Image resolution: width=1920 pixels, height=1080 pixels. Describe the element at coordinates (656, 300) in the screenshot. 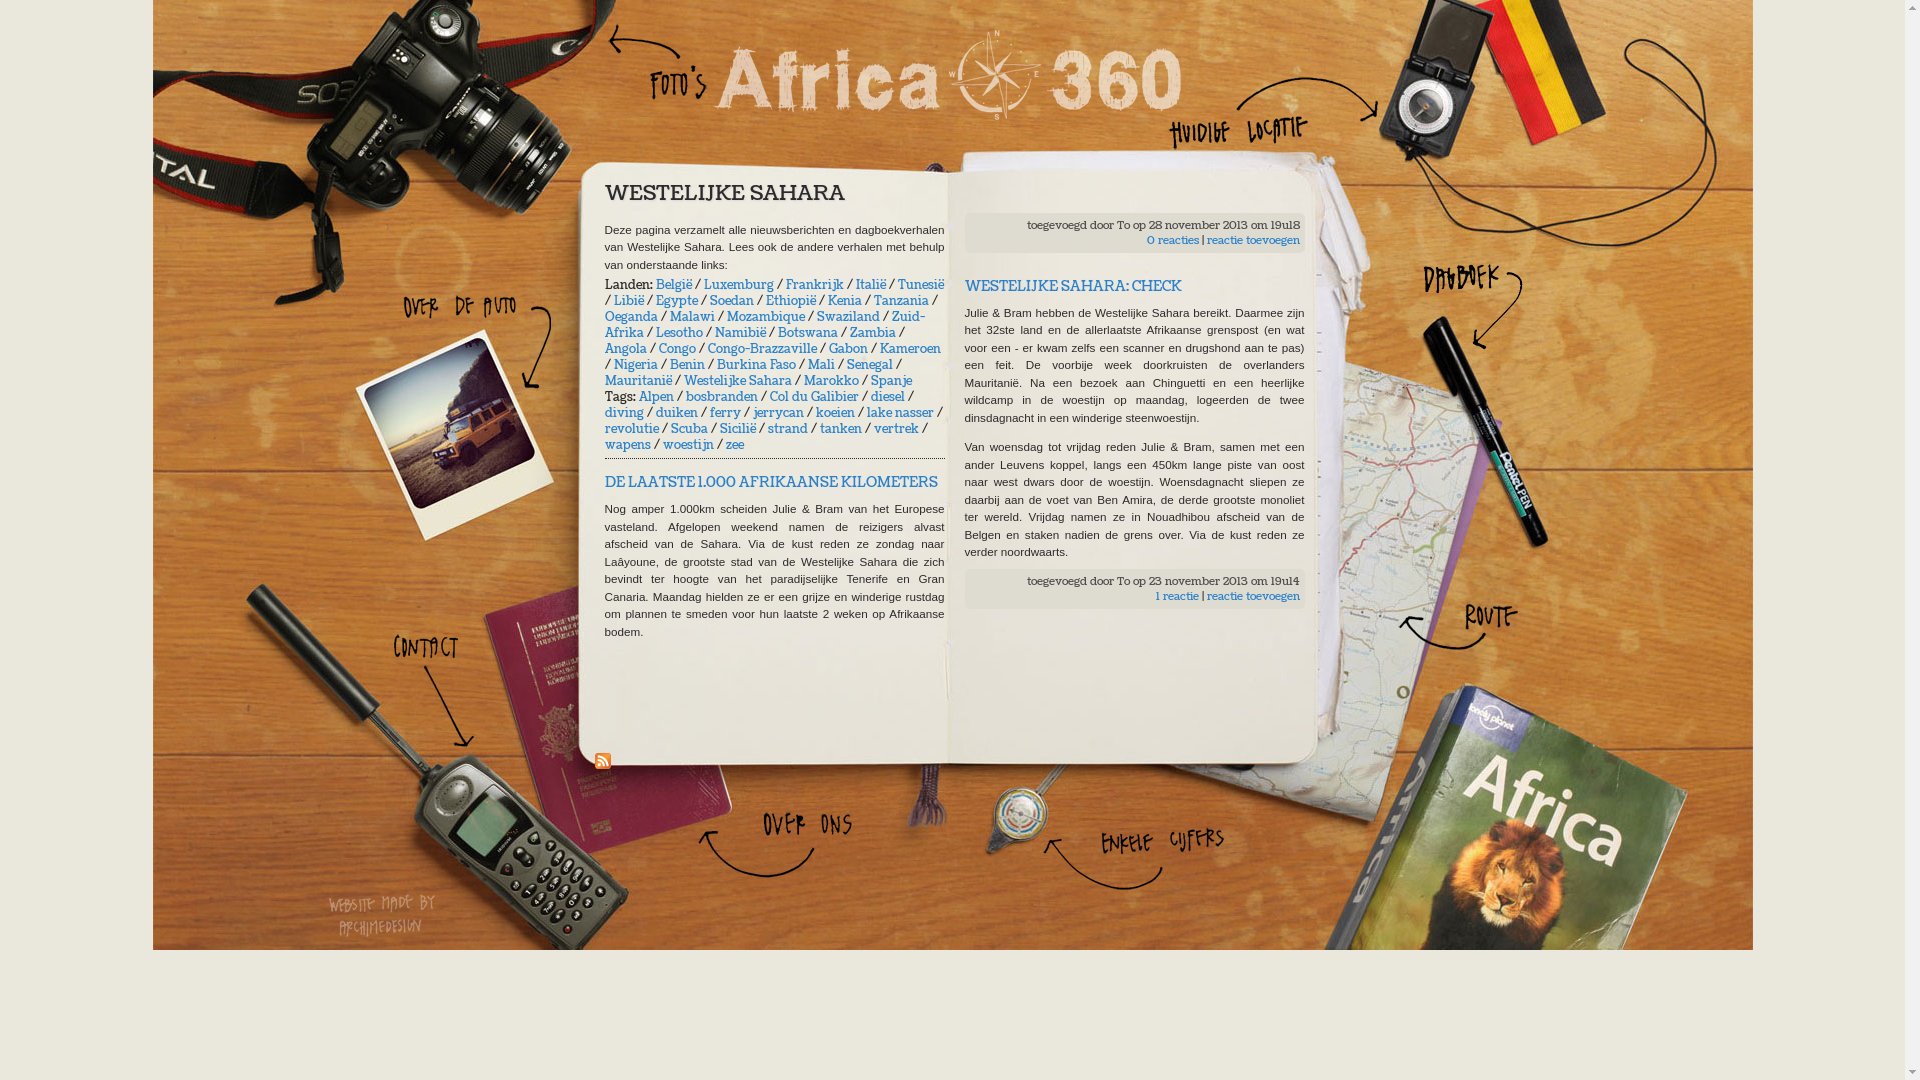

I see `'Egypte'` at that location.